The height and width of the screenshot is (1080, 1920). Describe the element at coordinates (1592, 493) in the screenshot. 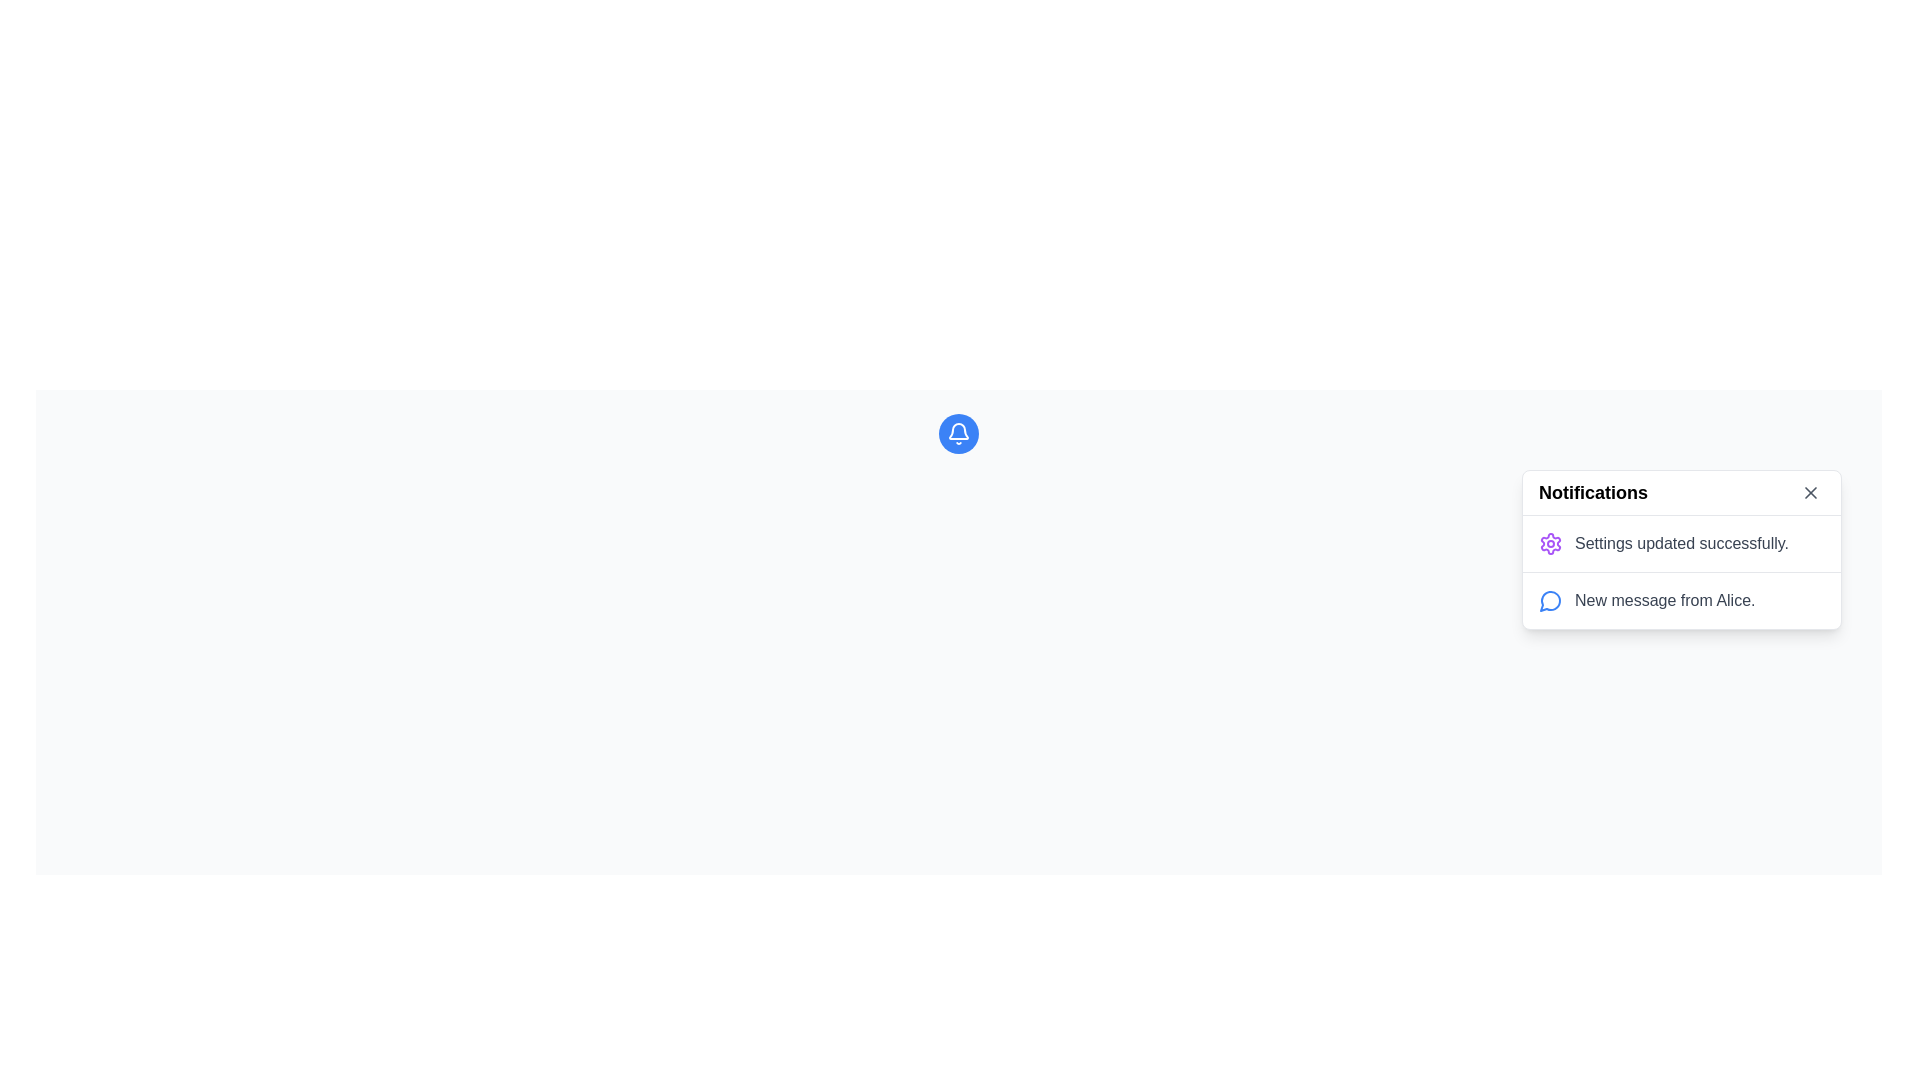

I see `the bold 'Notifications' header text located in the top-left corner of the notification panel` at that location.